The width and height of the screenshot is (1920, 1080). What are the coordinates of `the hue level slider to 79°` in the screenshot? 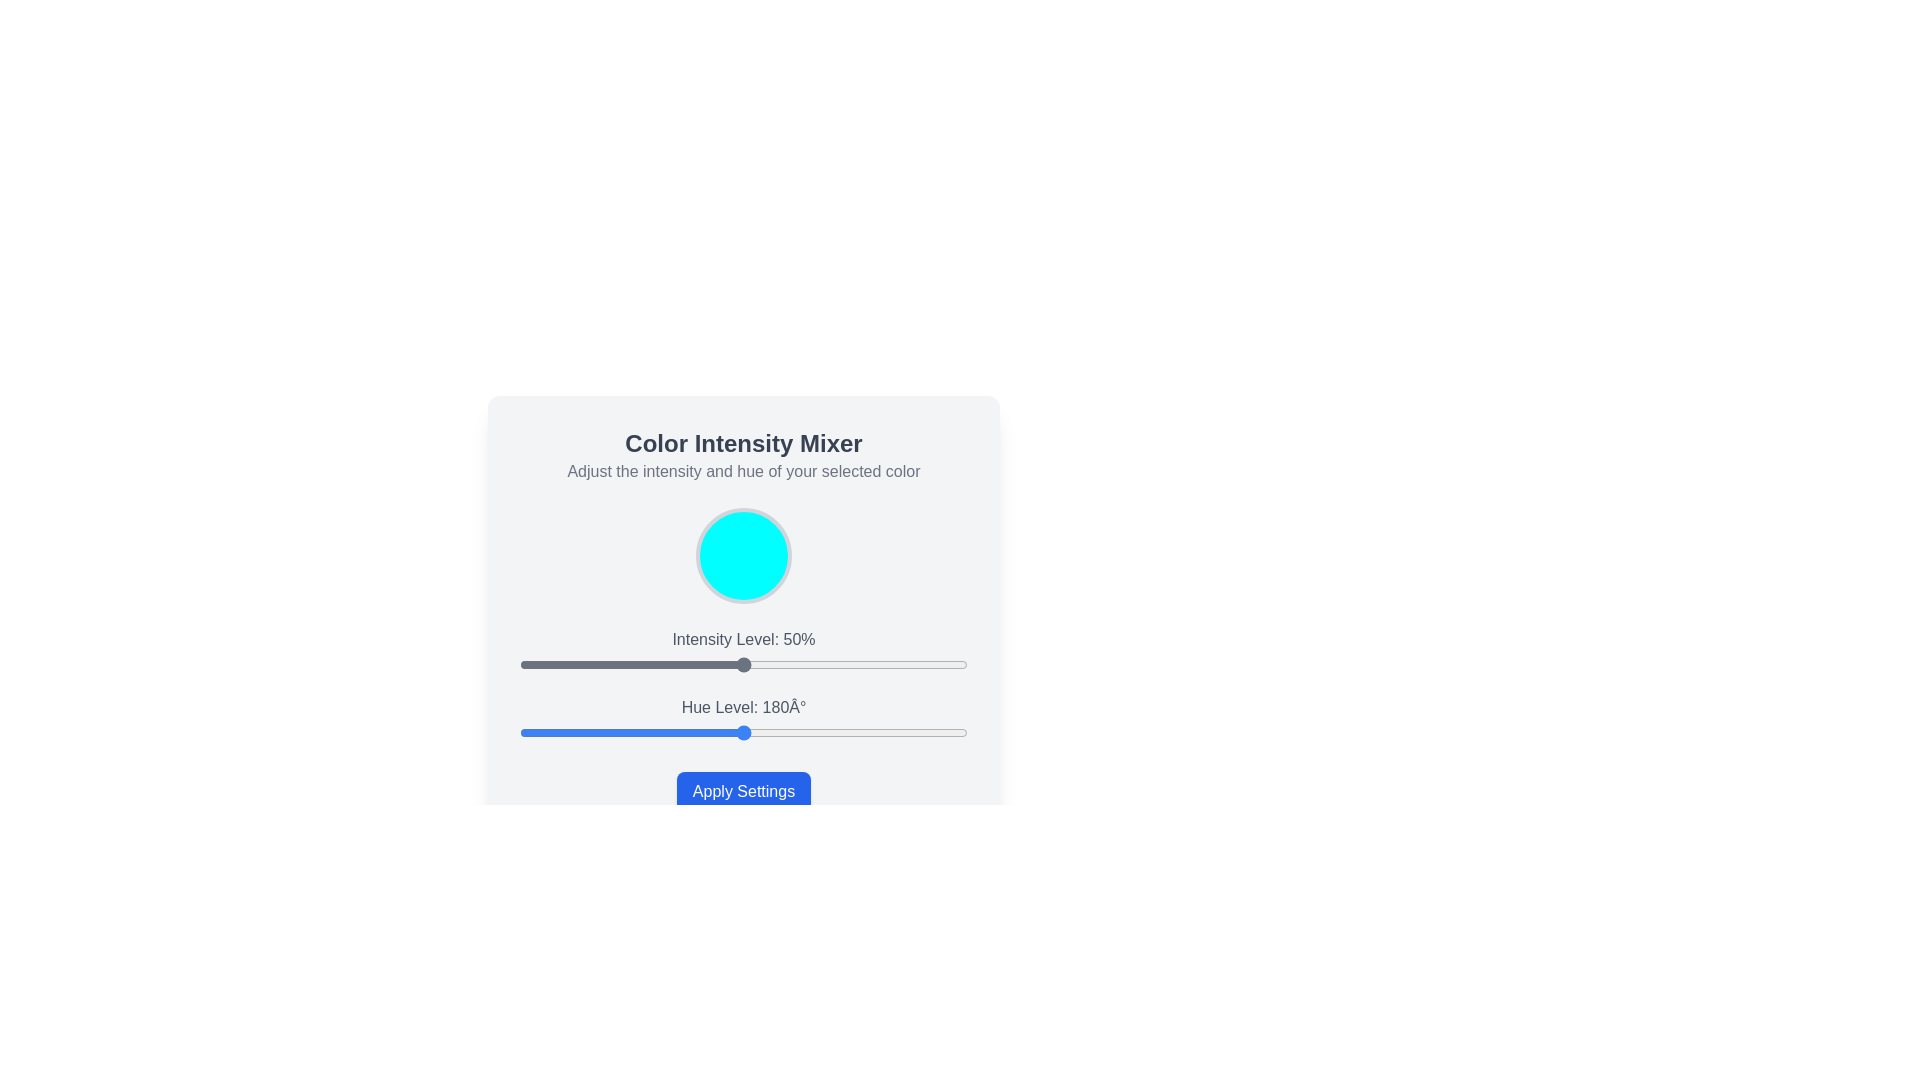 It's located at (617, 732).